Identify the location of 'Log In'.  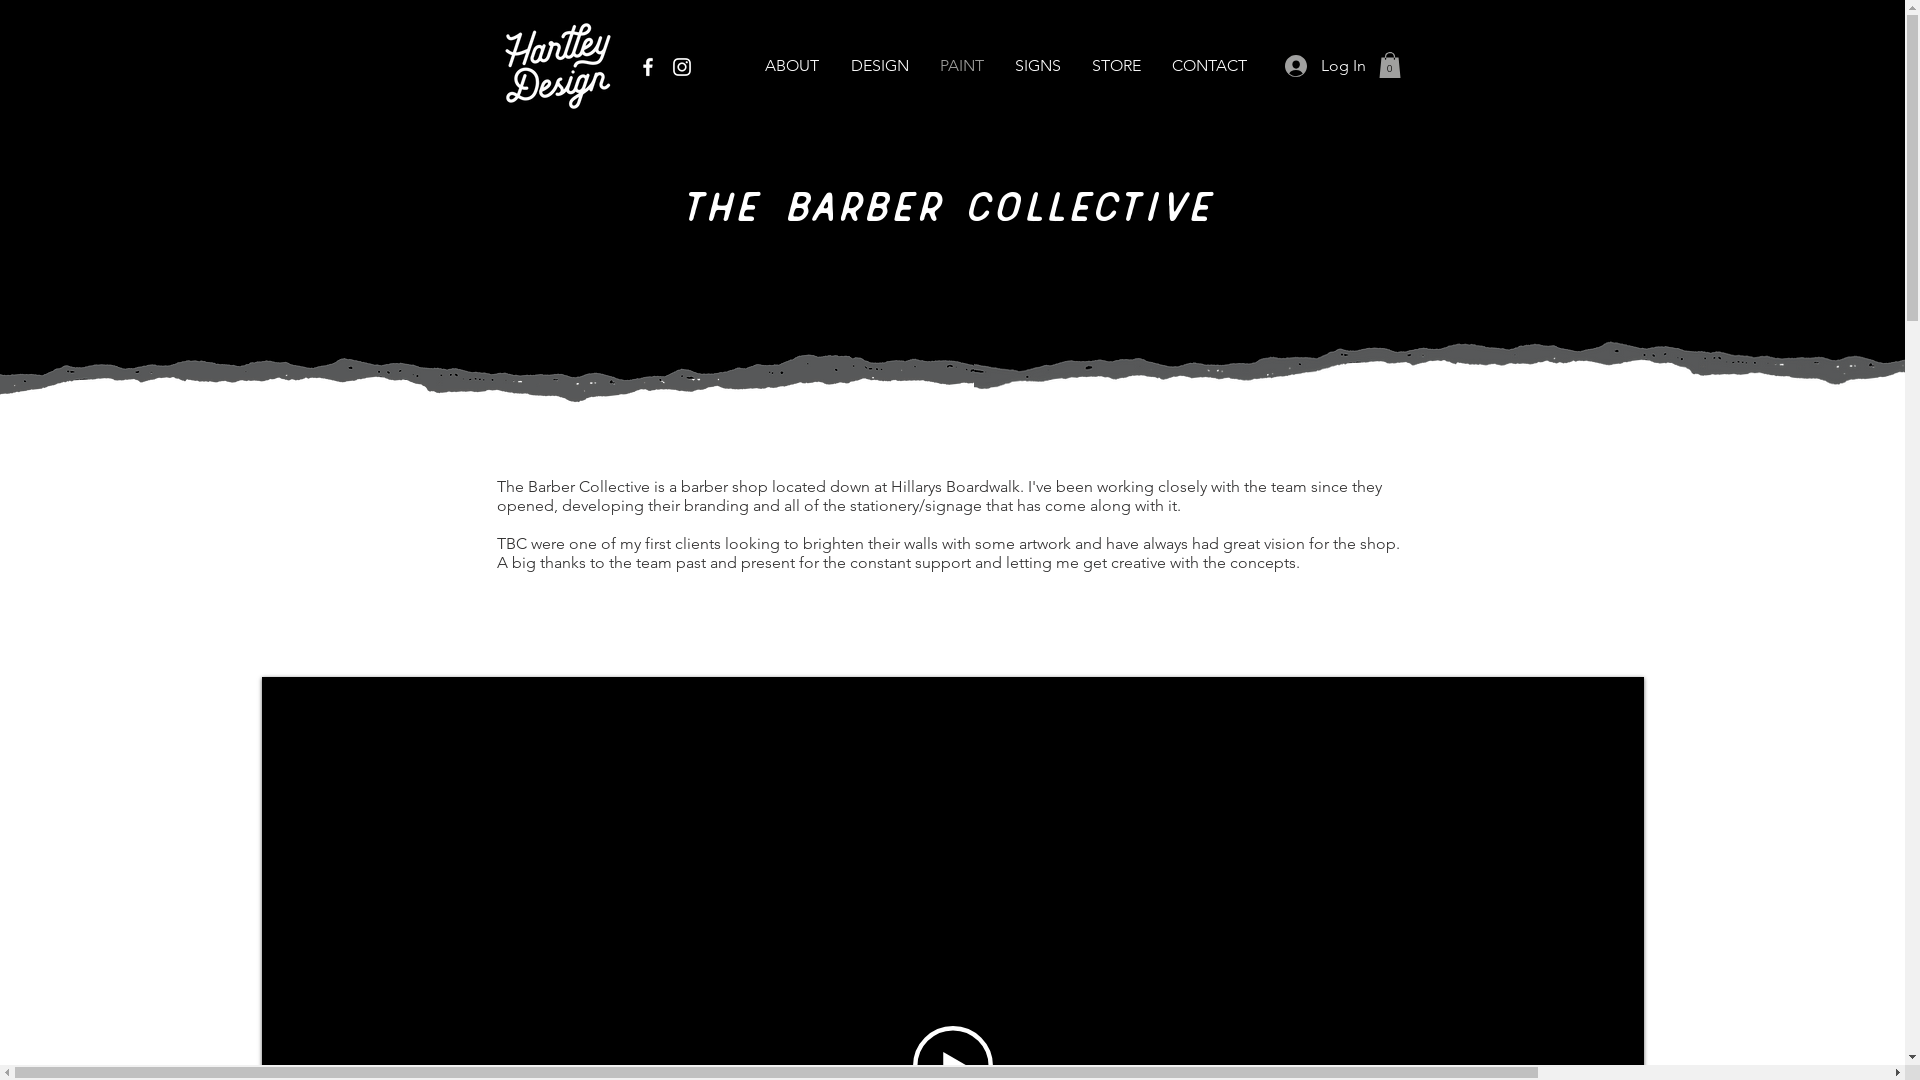
(1319, 64).